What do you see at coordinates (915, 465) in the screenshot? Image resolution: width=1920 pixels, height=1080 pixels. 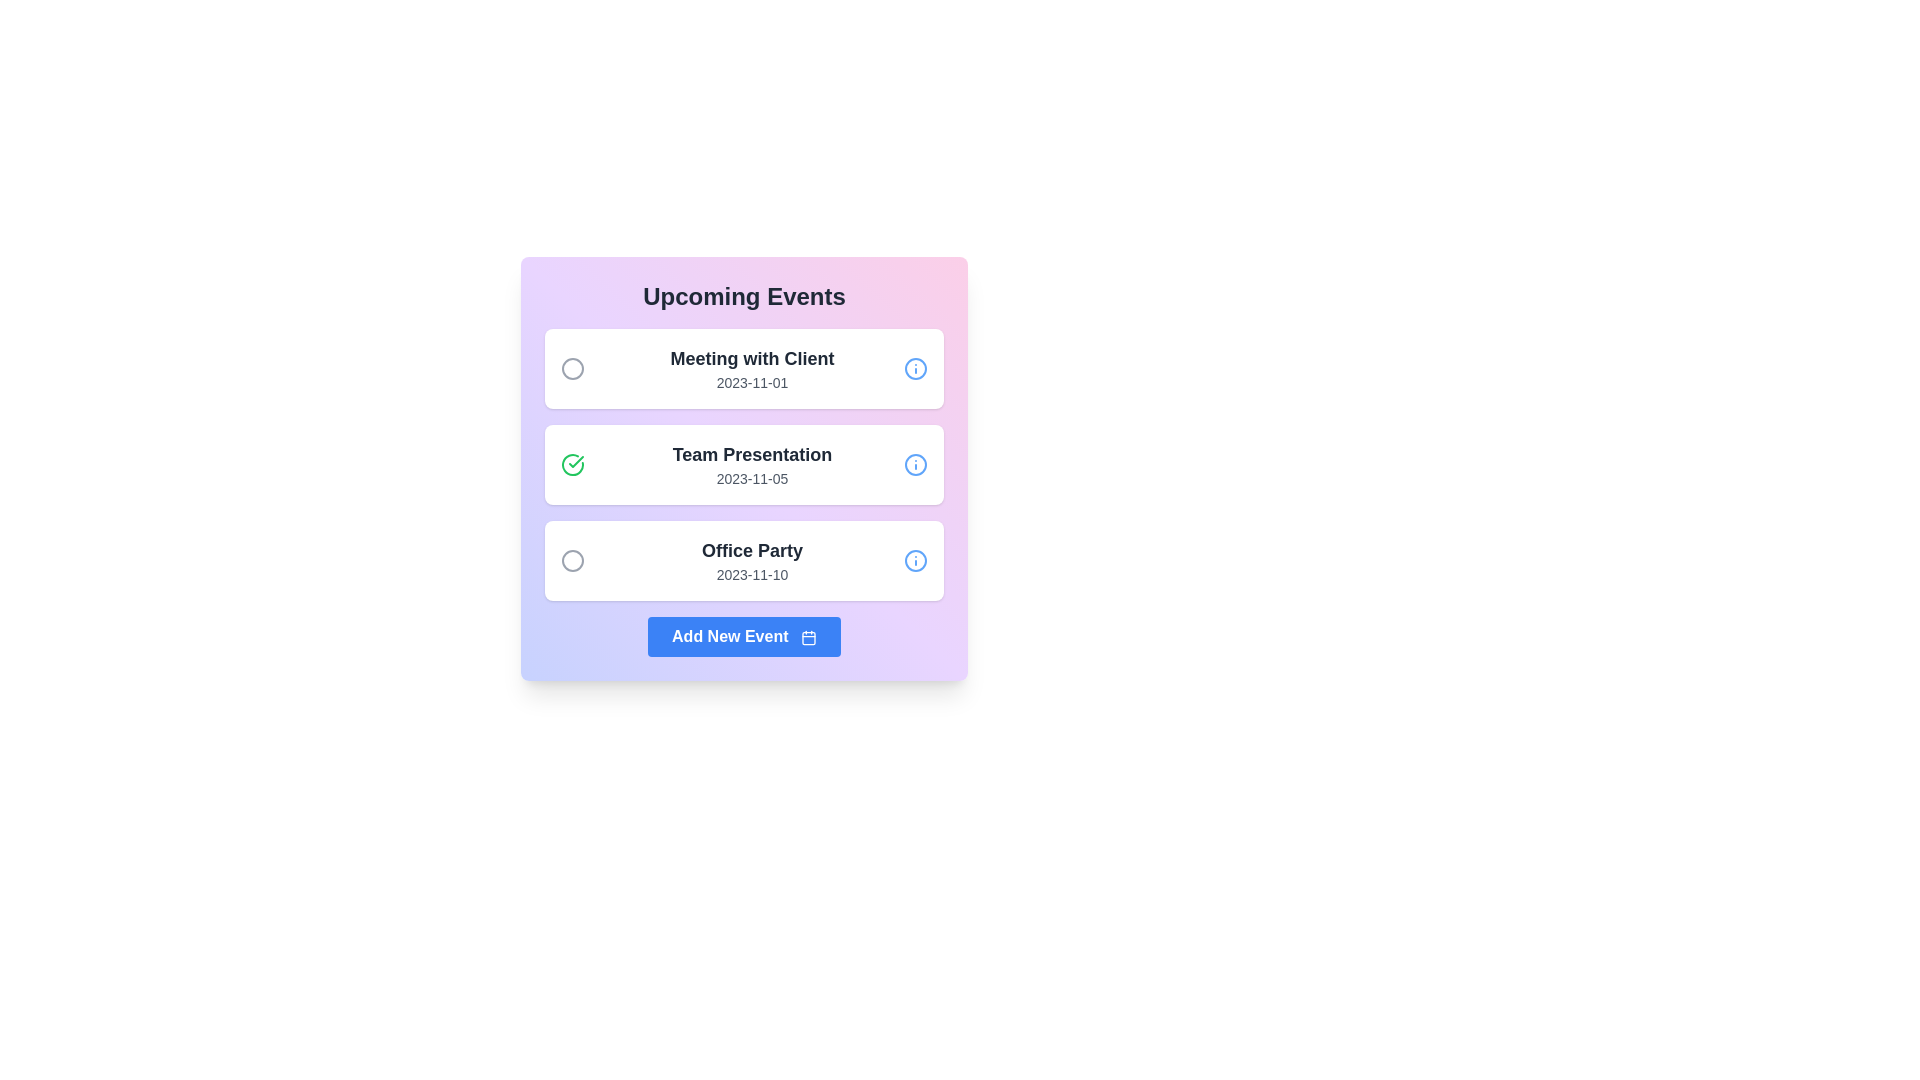 I see `the icon located to the far right of the 'Team Presentation' section, next to '2023-11-05'` at bounding box center [915, 465].